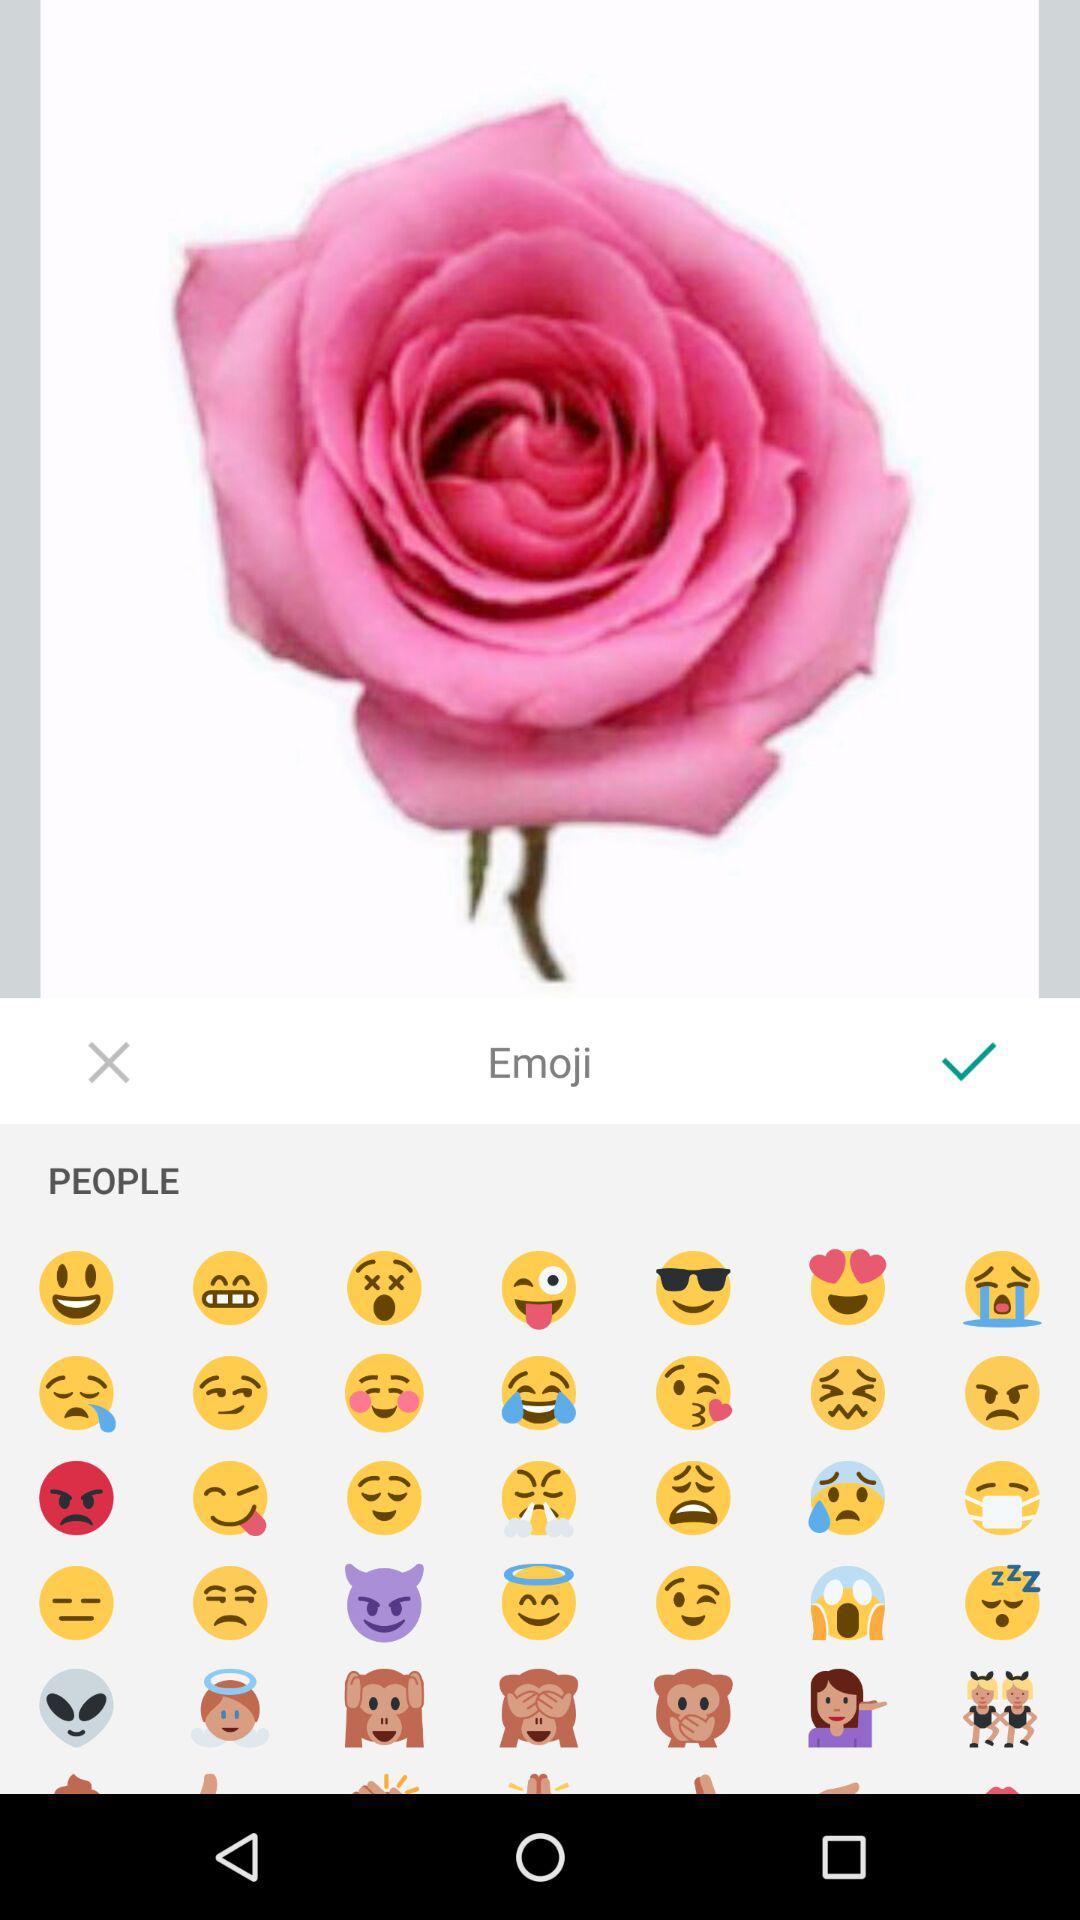 This screenshot has height=1920, width=1080. I want to click on cheeky emoji, so click(229, 1498).